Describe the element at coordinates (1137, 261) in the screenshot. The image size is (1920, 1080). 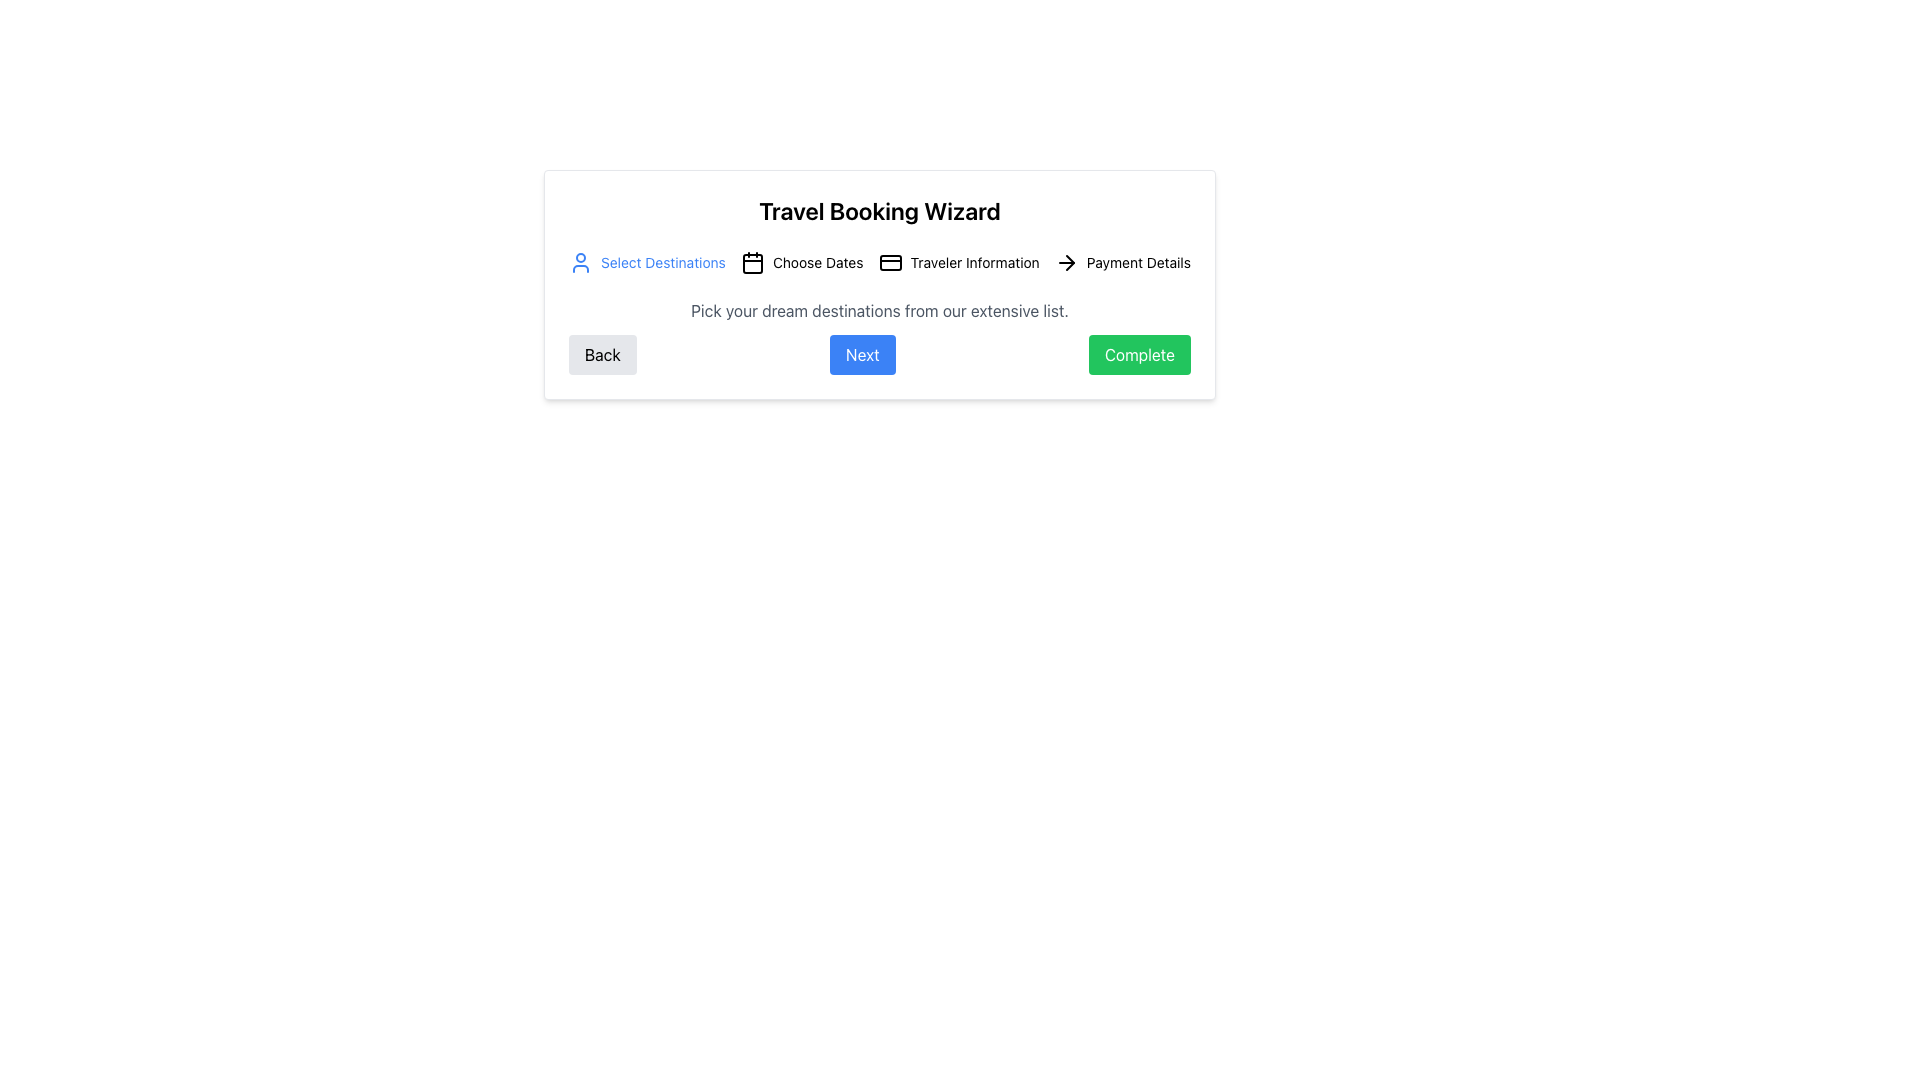
I see `the 'Payment Details' text label` at that location.